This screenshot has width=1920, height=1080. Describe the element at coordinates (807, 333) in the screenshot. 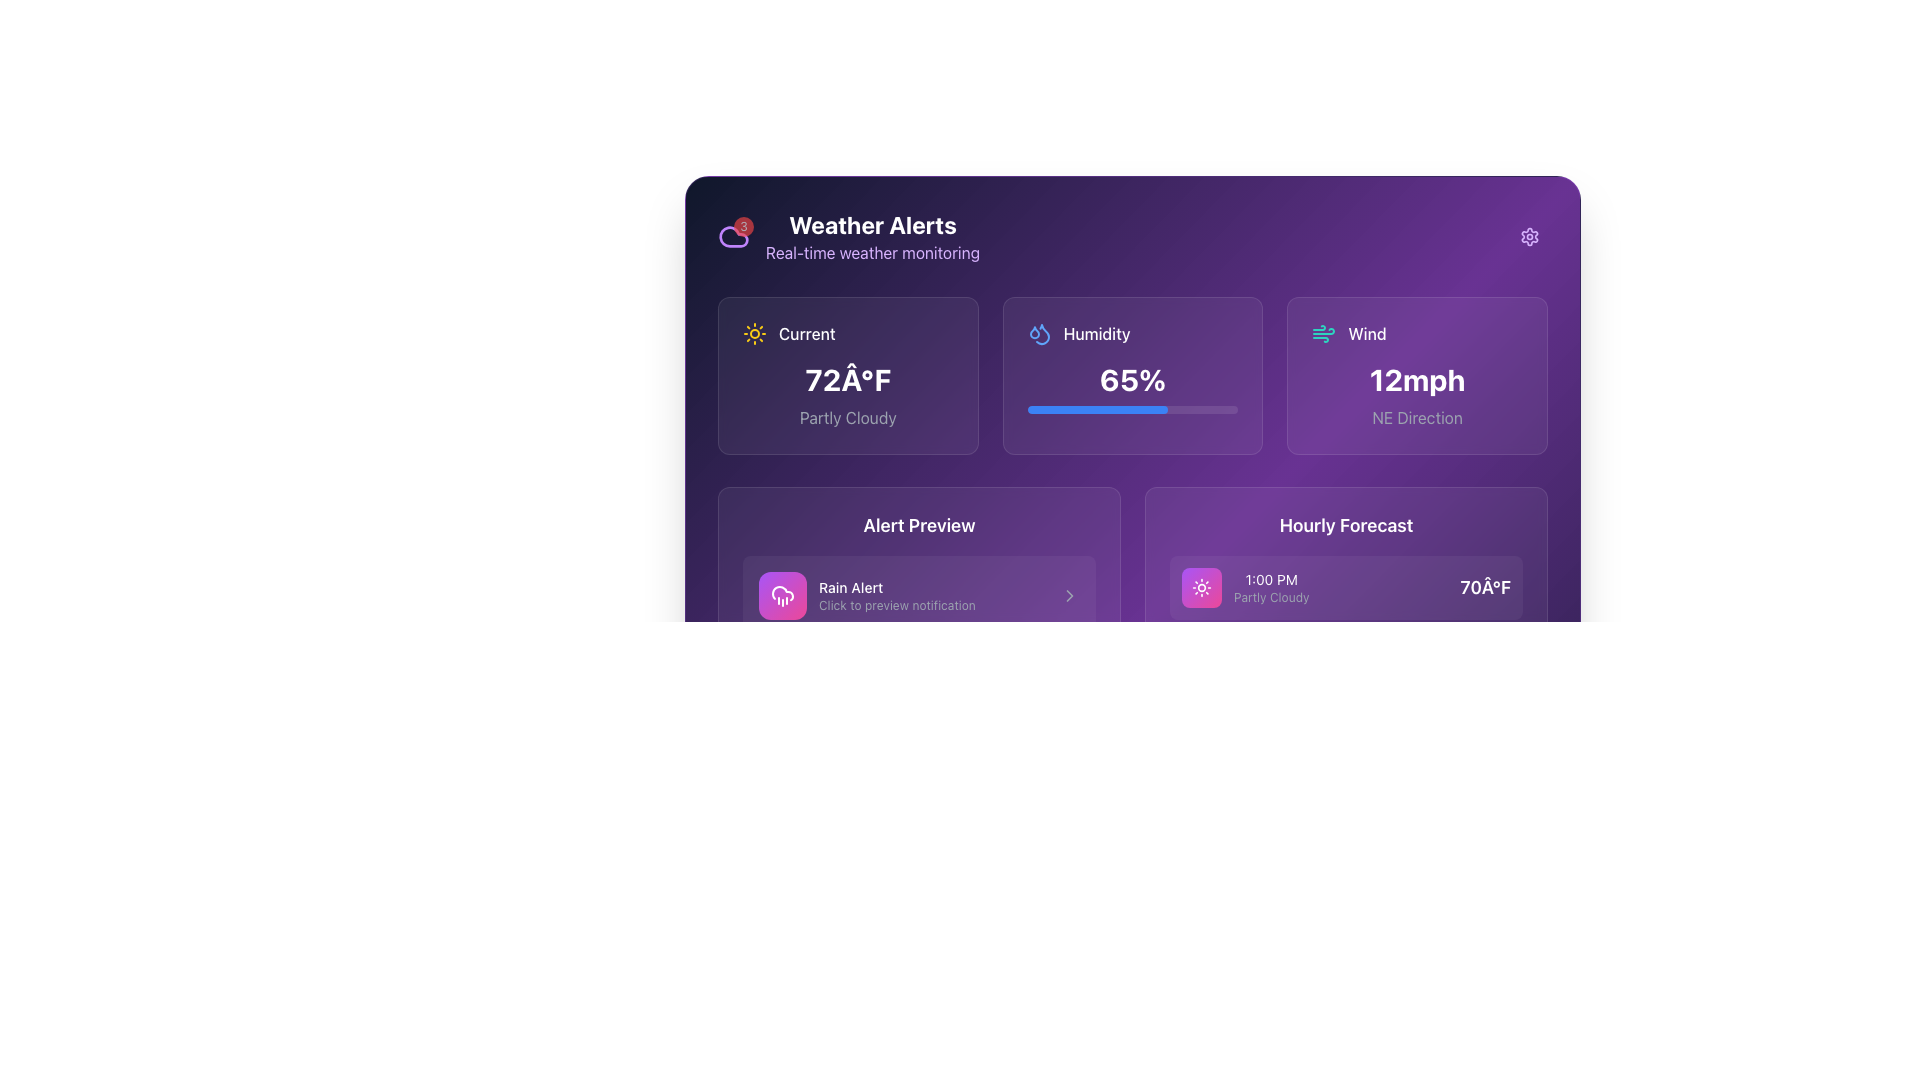

I see `the static text label displaying 'Current' with a white font on a dark purple background, located in the top-left area of the interface next to a sun icon` at that location.